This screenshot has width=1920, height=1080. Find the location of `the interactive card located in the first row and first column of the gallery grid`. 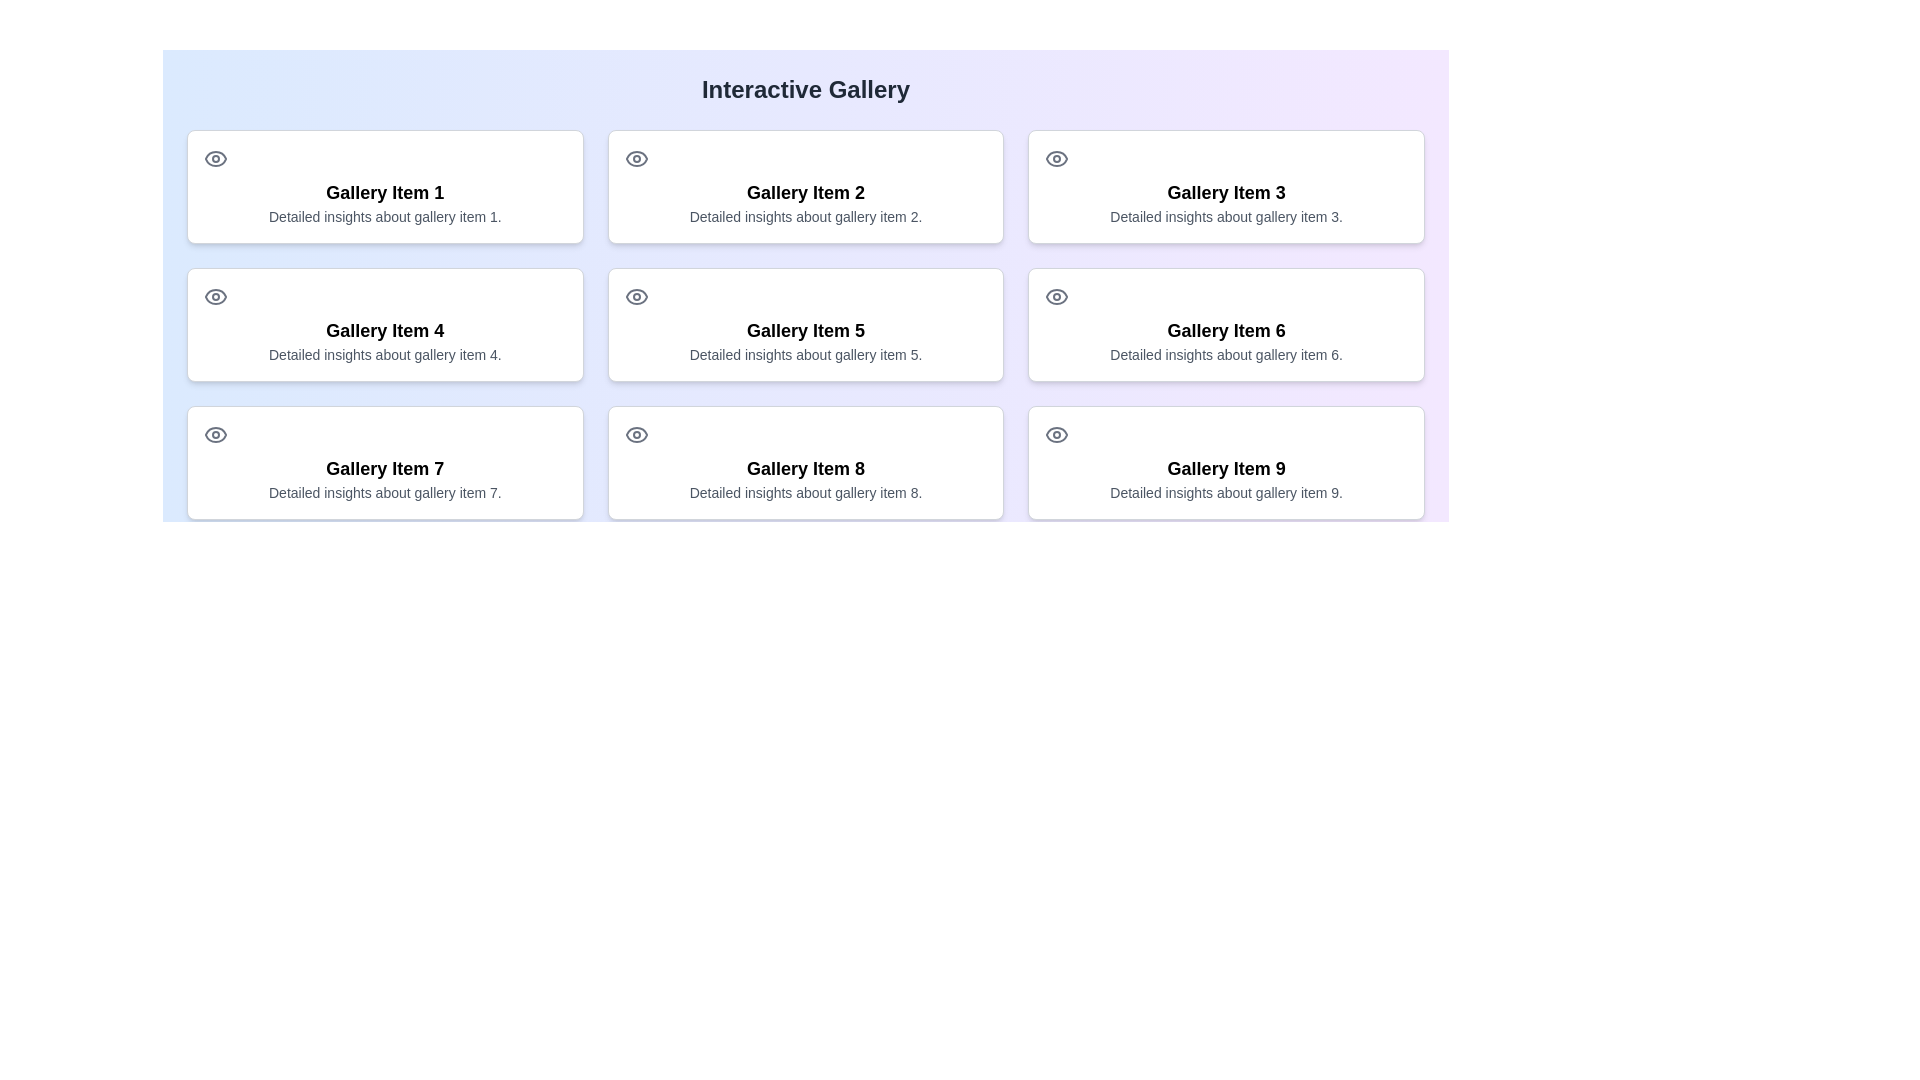

the interactive card located in the first row and first column of the gallery grid is located at coordinates (385, 186).